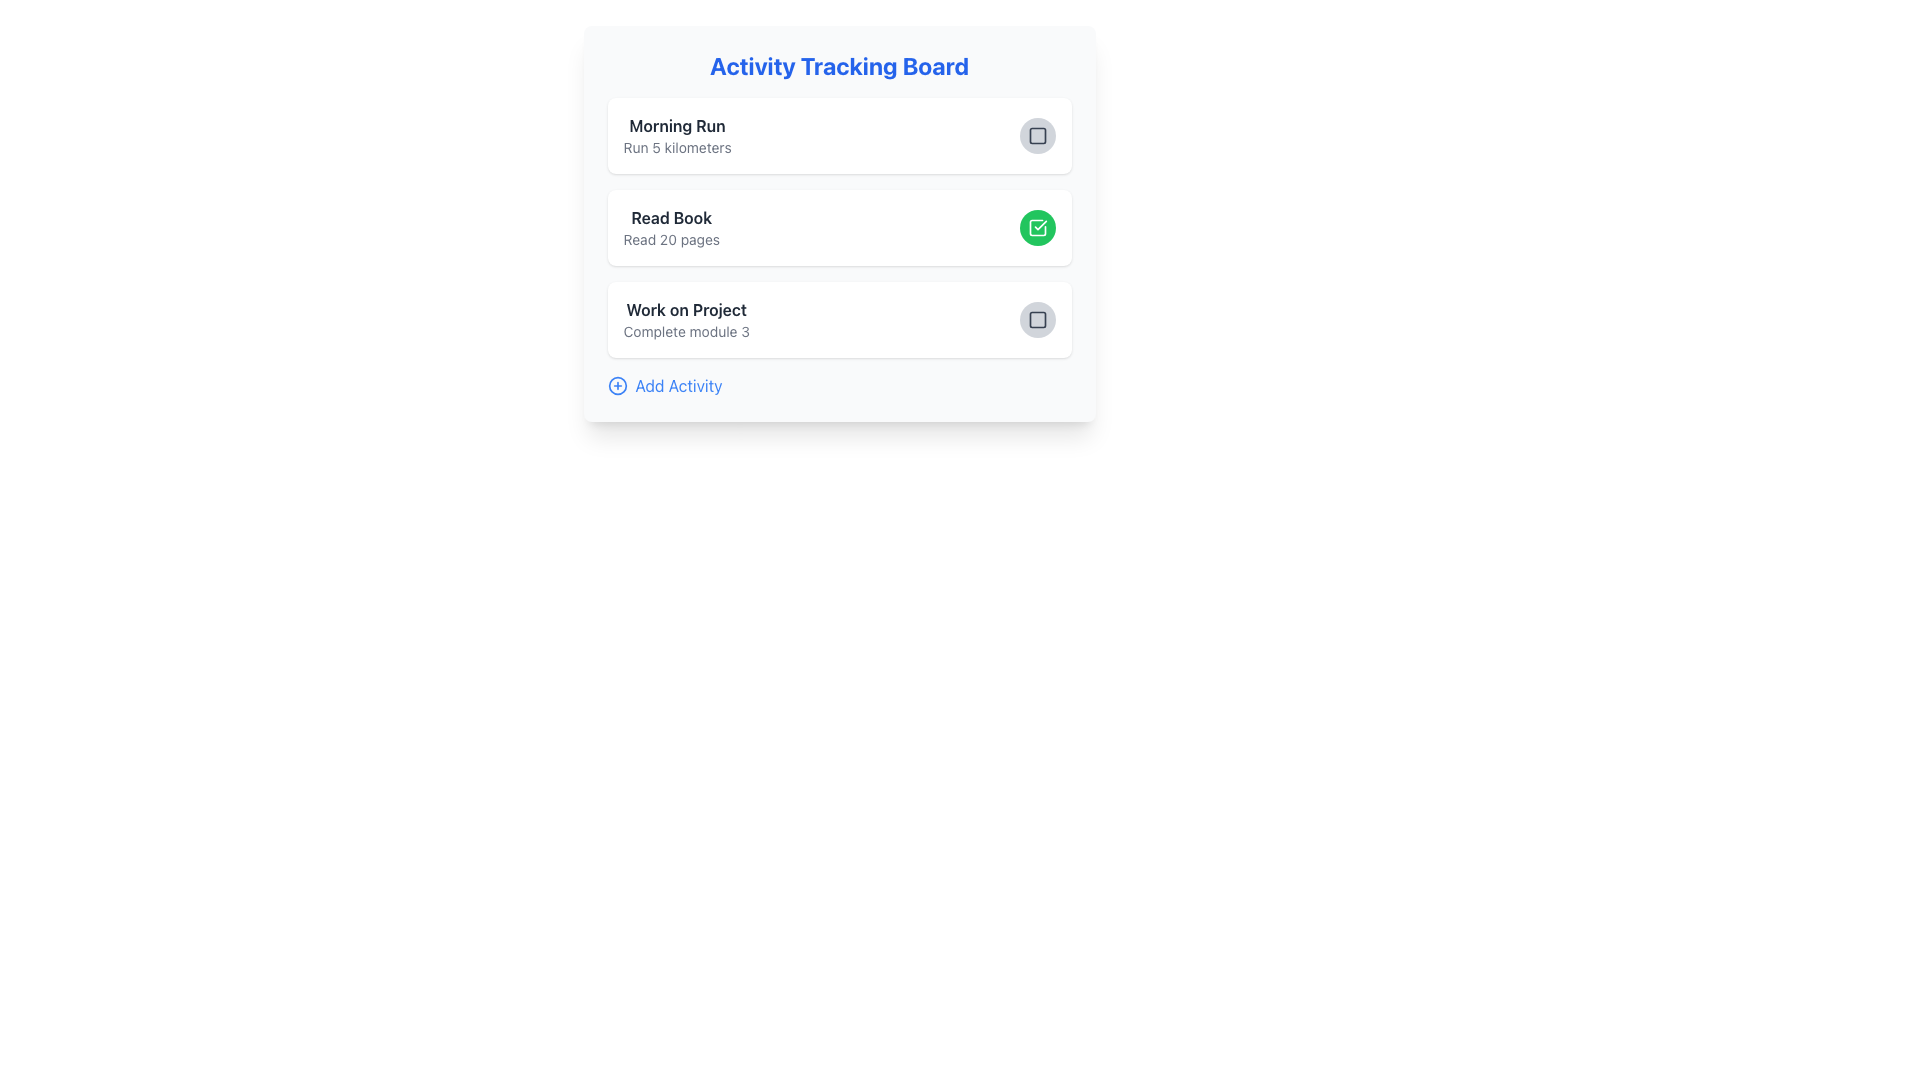 The height and width of the screenshot is (1080, 1920). I want to click on the Text Label that describes the activity being tracked, located in the middle card of the vertically stacked activity cards, positioned above 'Read 20 pages', so click(671, 218).